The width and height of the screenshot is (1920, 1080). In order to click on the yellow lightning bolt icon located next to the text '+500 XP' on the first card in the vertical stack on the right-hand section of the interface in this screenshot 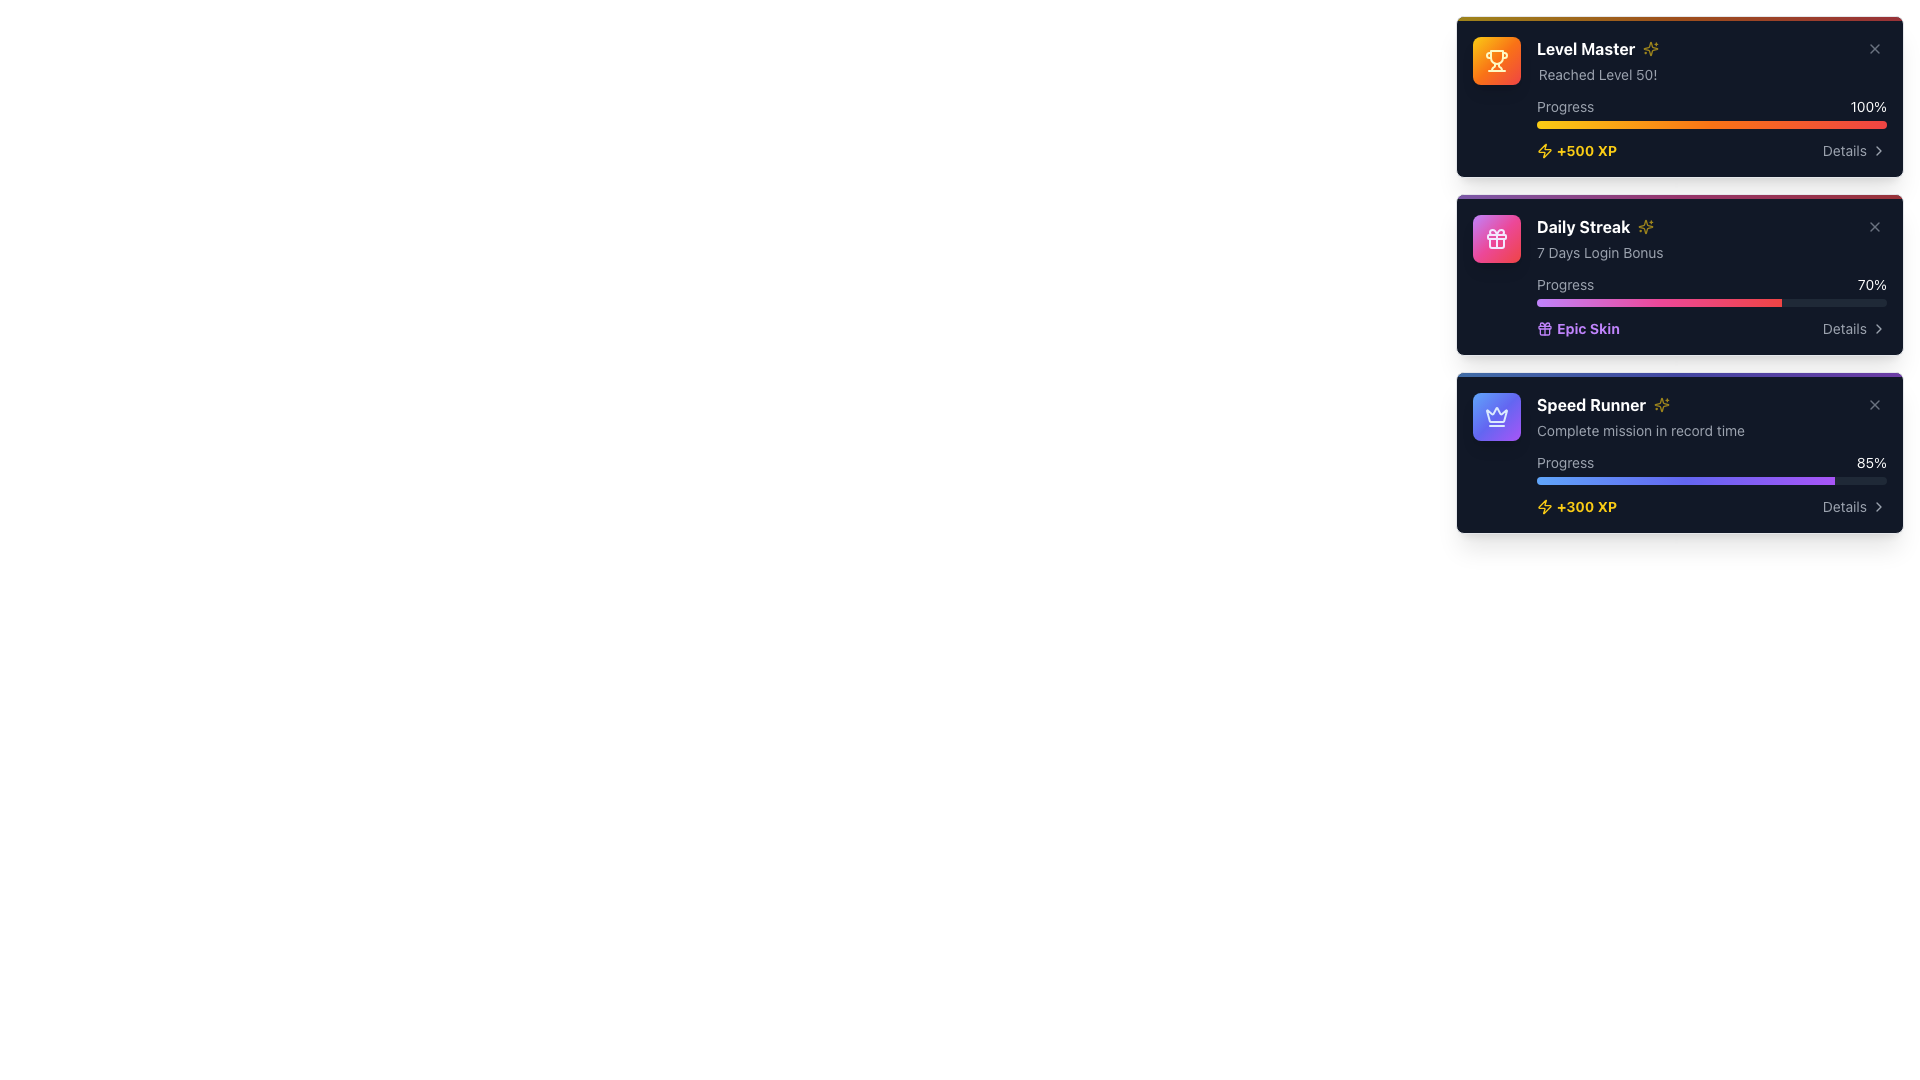, I will do `click(1544, 149)`.